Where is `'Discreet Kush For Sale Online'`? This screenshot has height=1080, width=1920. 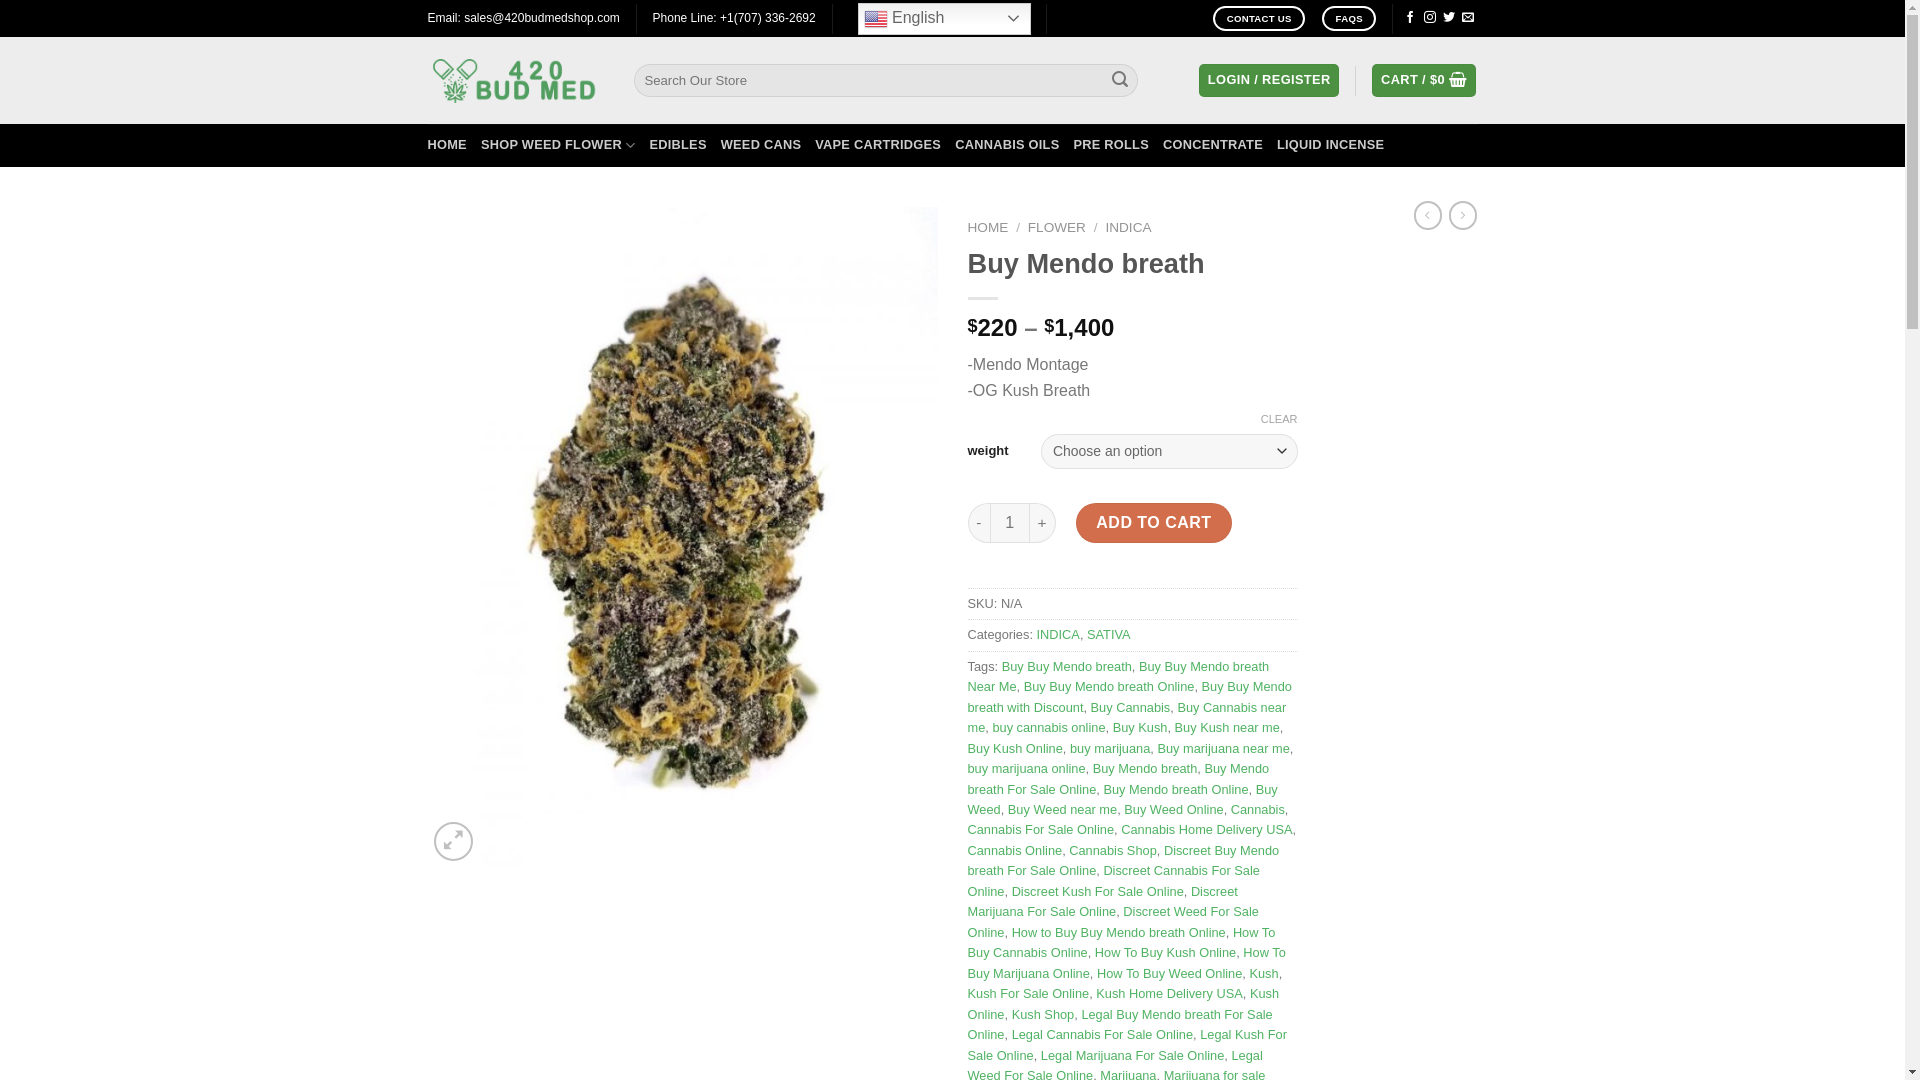
'Discreet Kush For Sale Online' is located at coordinates (1012, 890).